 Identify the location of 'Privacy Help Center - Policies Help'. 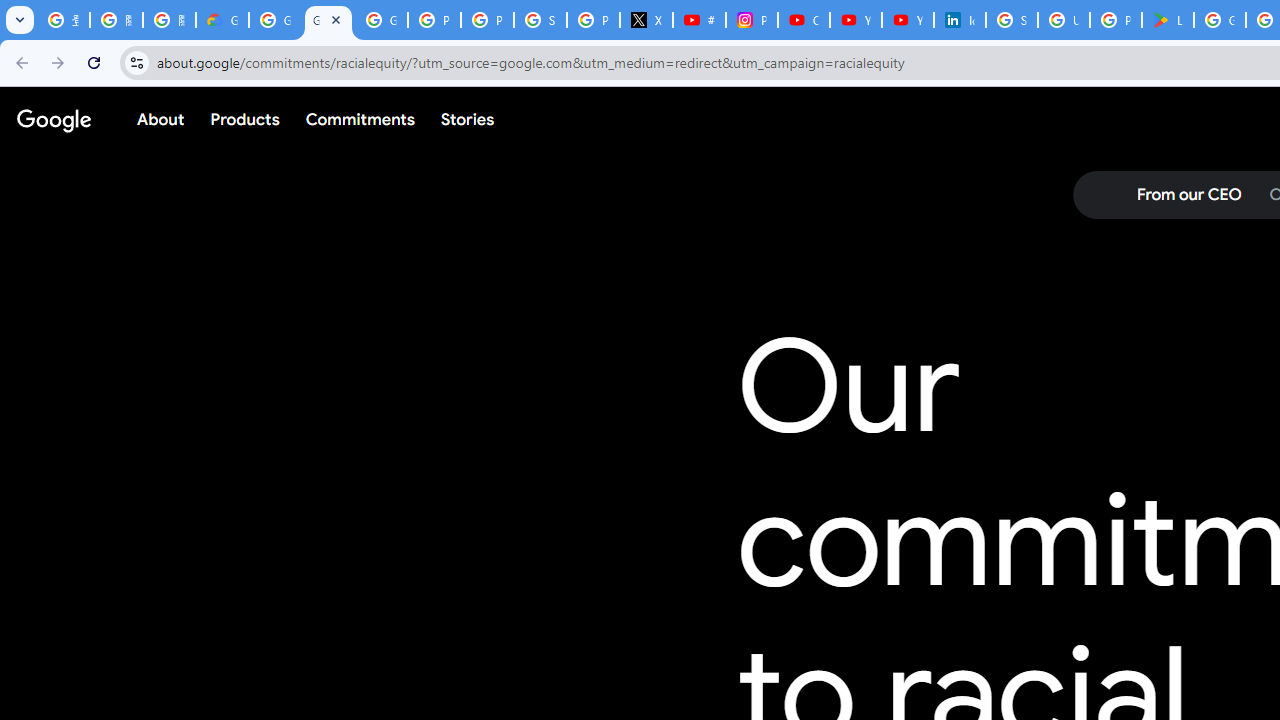
(487, 20).